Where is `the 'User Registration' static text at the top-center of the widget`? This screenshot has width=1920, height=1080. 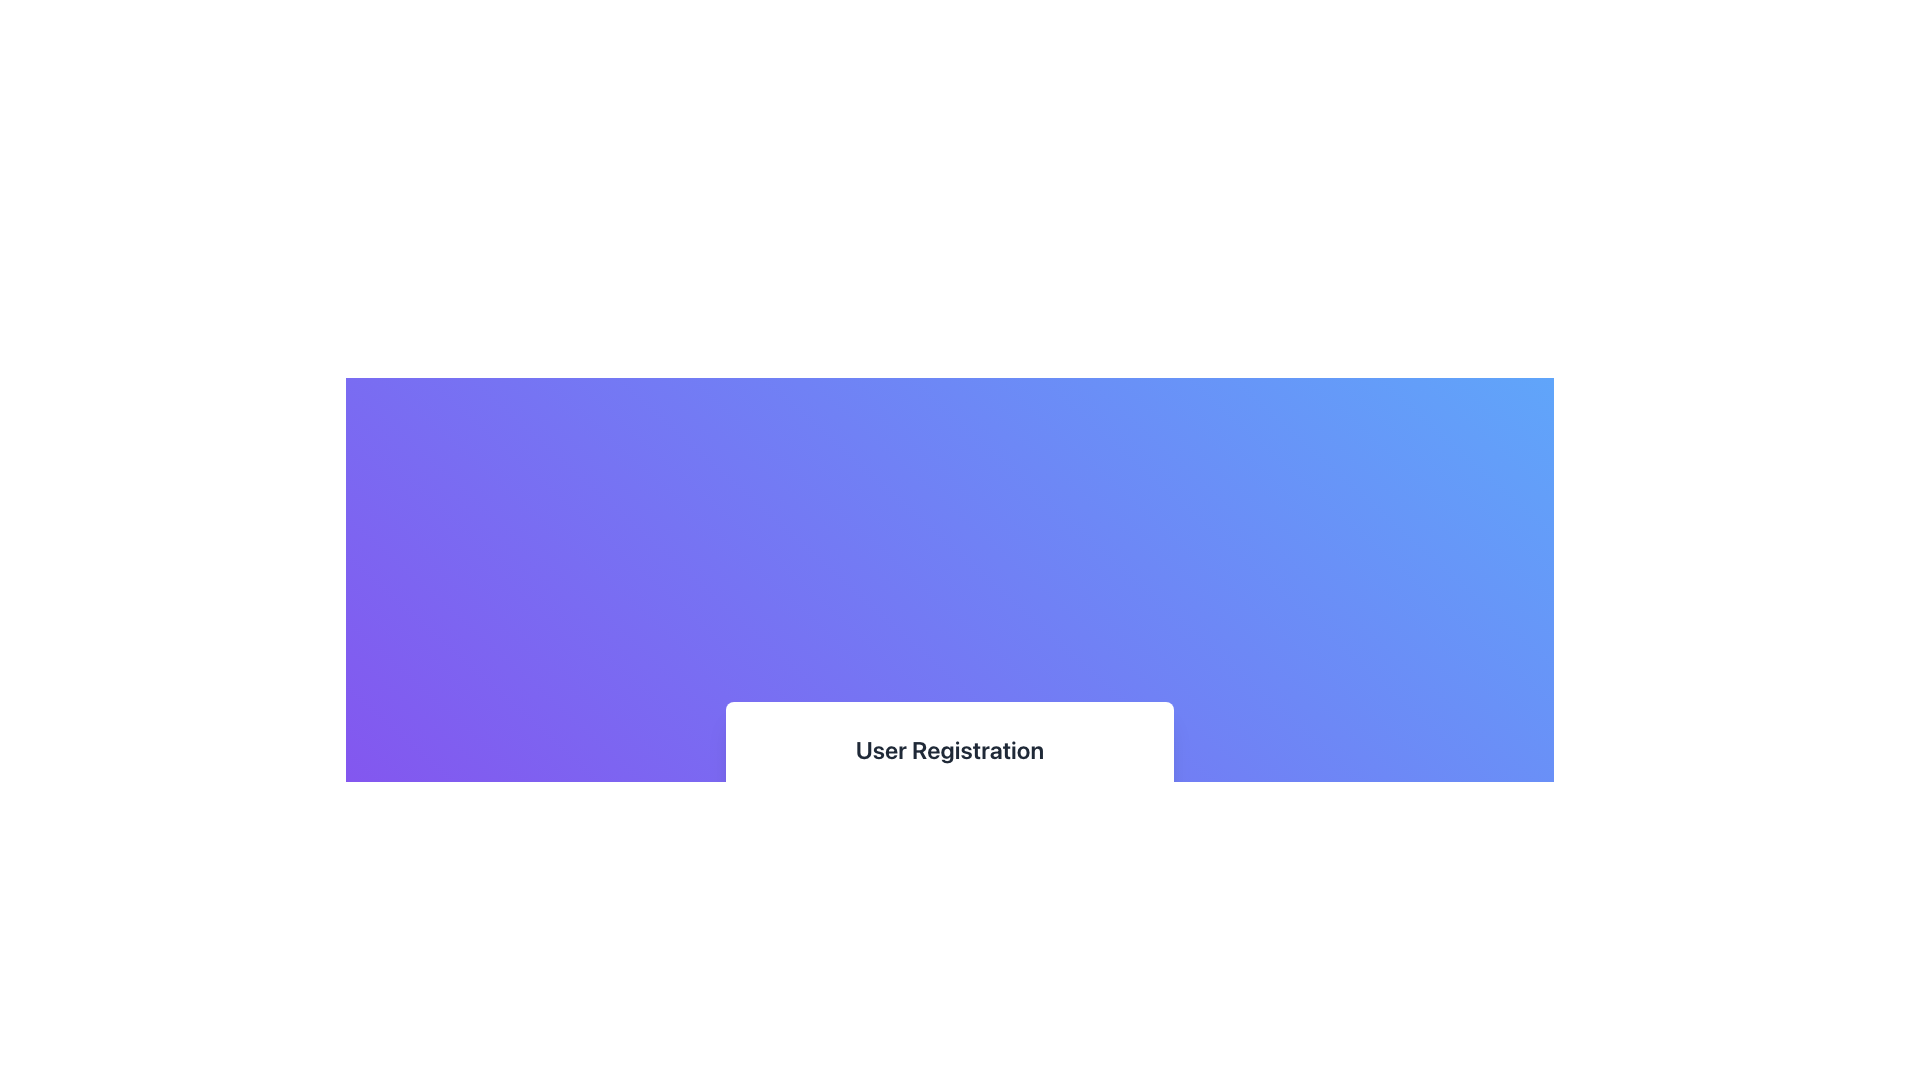 the 'User Registration' static text at the top-center of the widget is located at coordinates (949, 749).